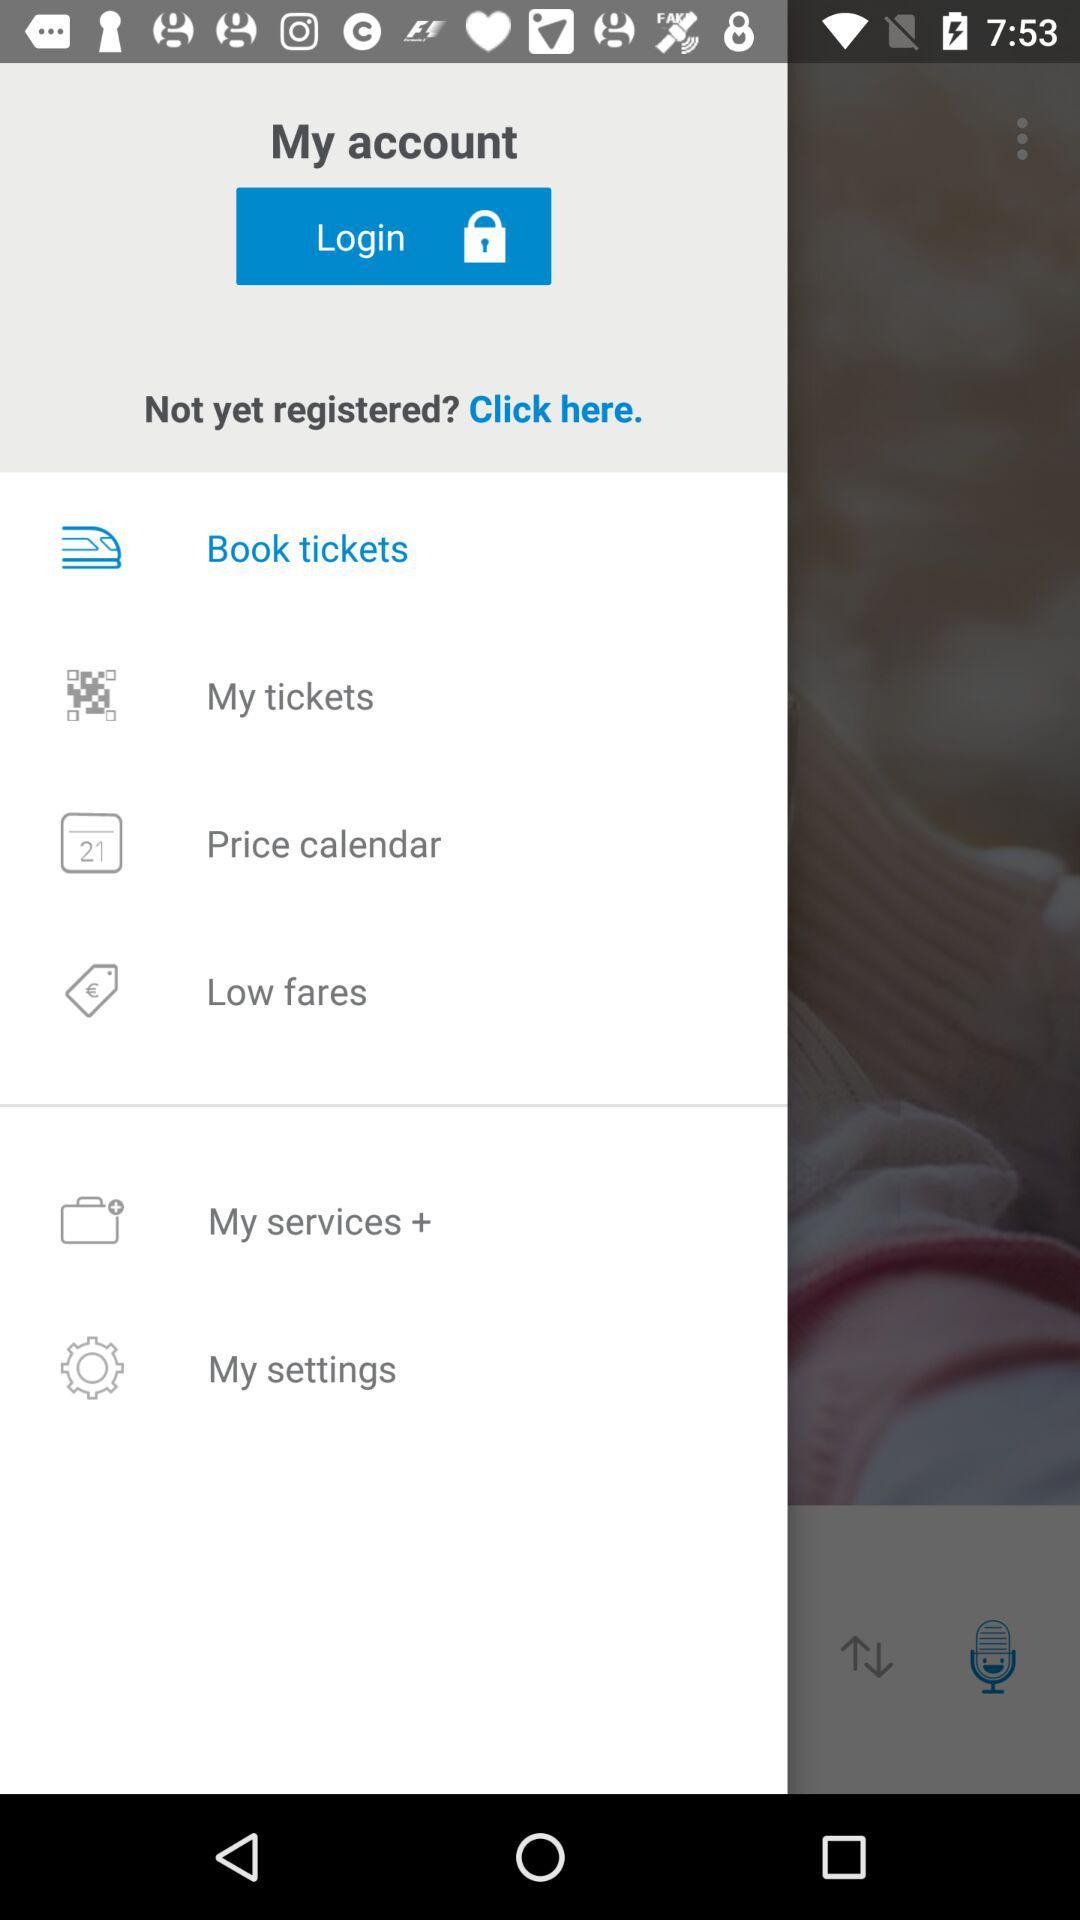 This screenshot has width=1080, height=1920. Describe the element at coordinates (992, 1656) in the screenshot. I see `the button which is at the bottom right corner of the page` at that location.